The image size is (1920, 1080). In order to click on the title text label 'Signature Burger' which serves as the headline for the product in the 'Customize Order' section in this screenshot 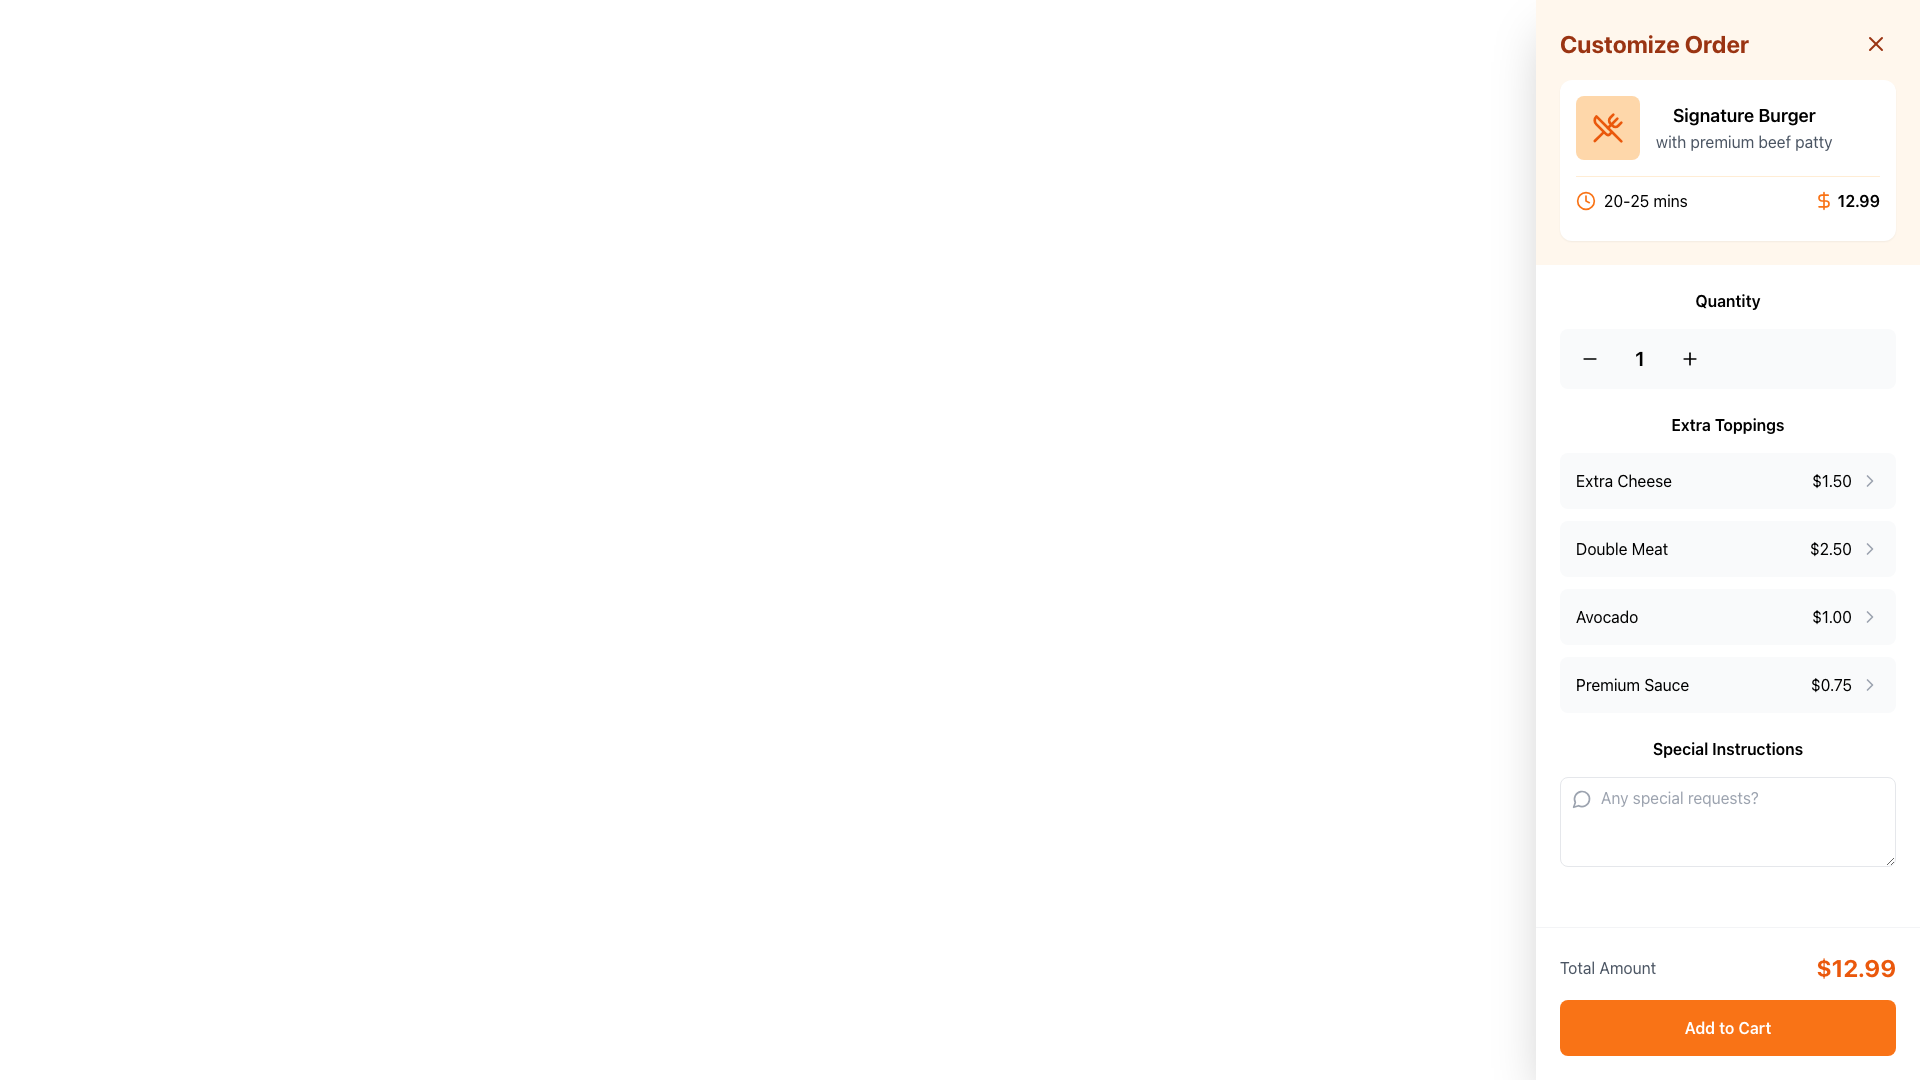, I will do `click(1743, 115)`.